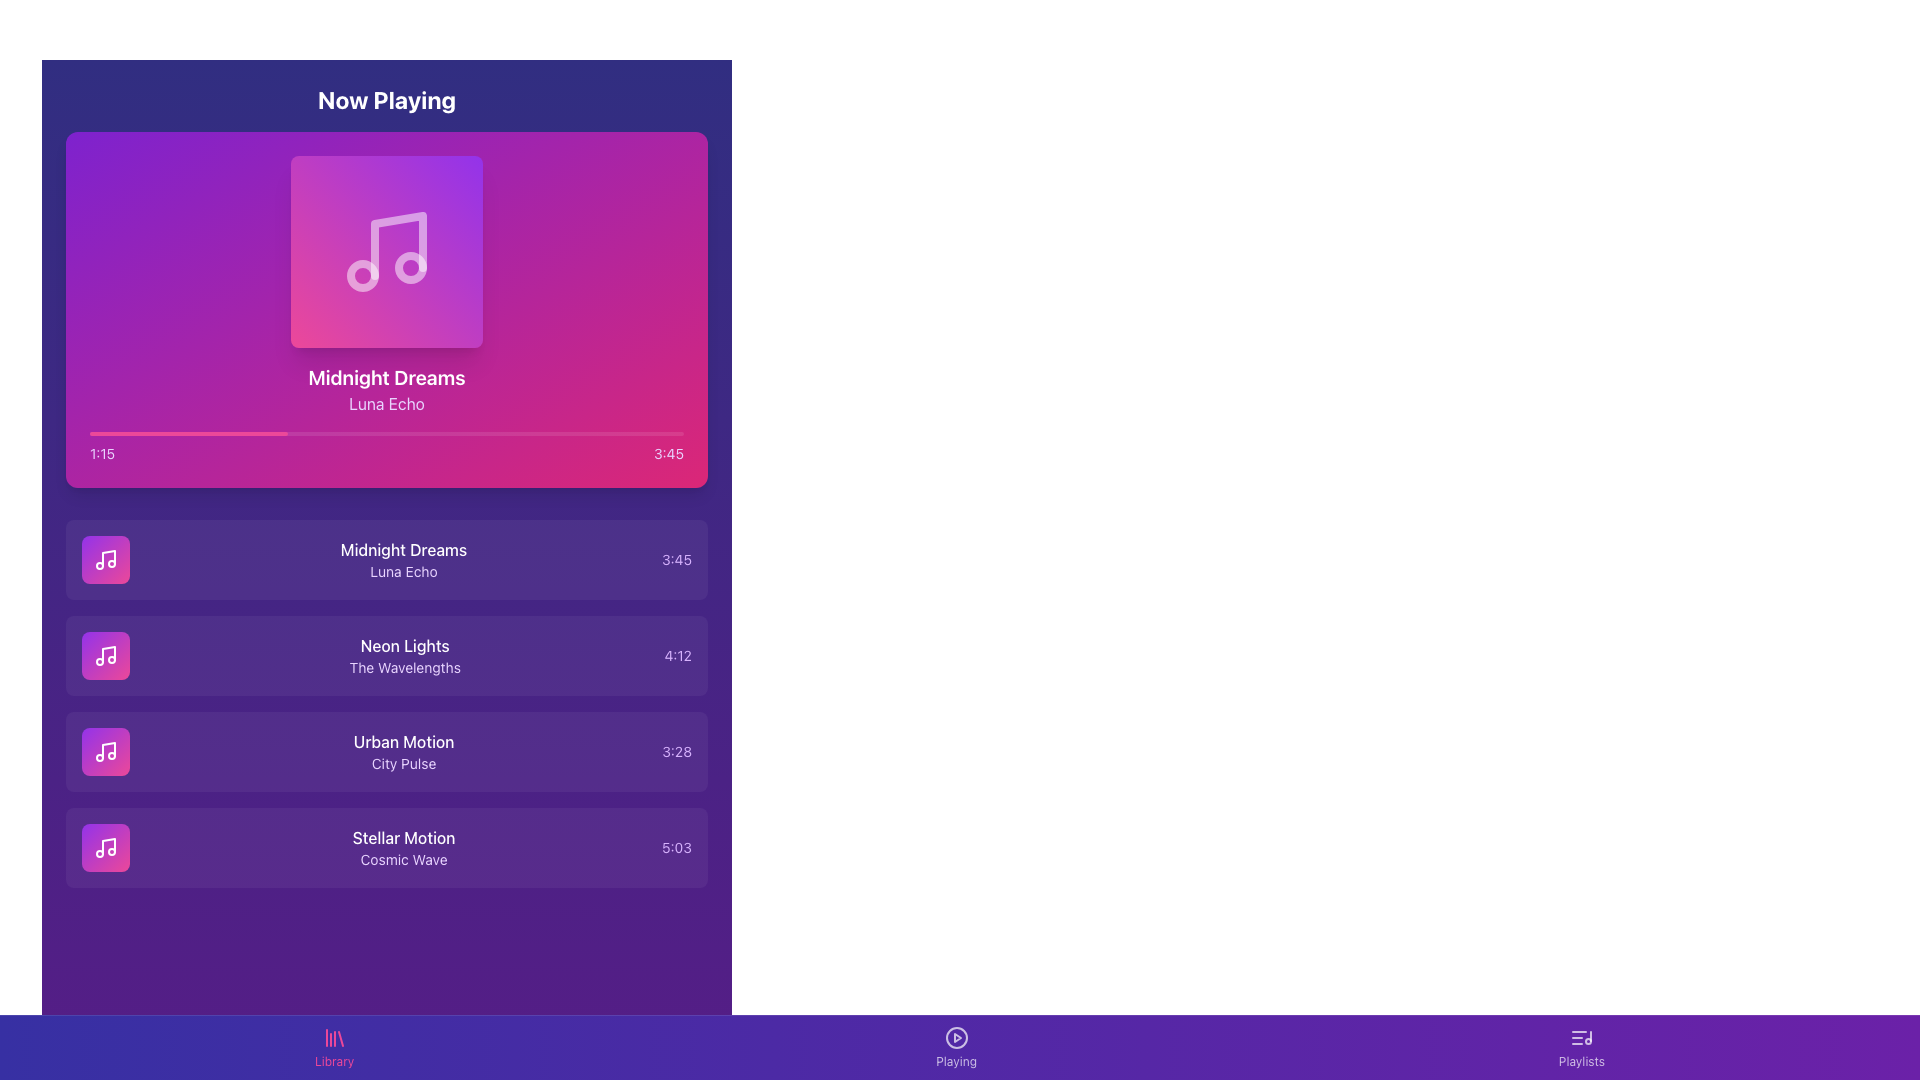 The image size is (1920, 1080). Describe the element at coordinates (334, 1036) in the screenshot. I see `the library icon in the bottom-left corner of the navigation bar` at that location.